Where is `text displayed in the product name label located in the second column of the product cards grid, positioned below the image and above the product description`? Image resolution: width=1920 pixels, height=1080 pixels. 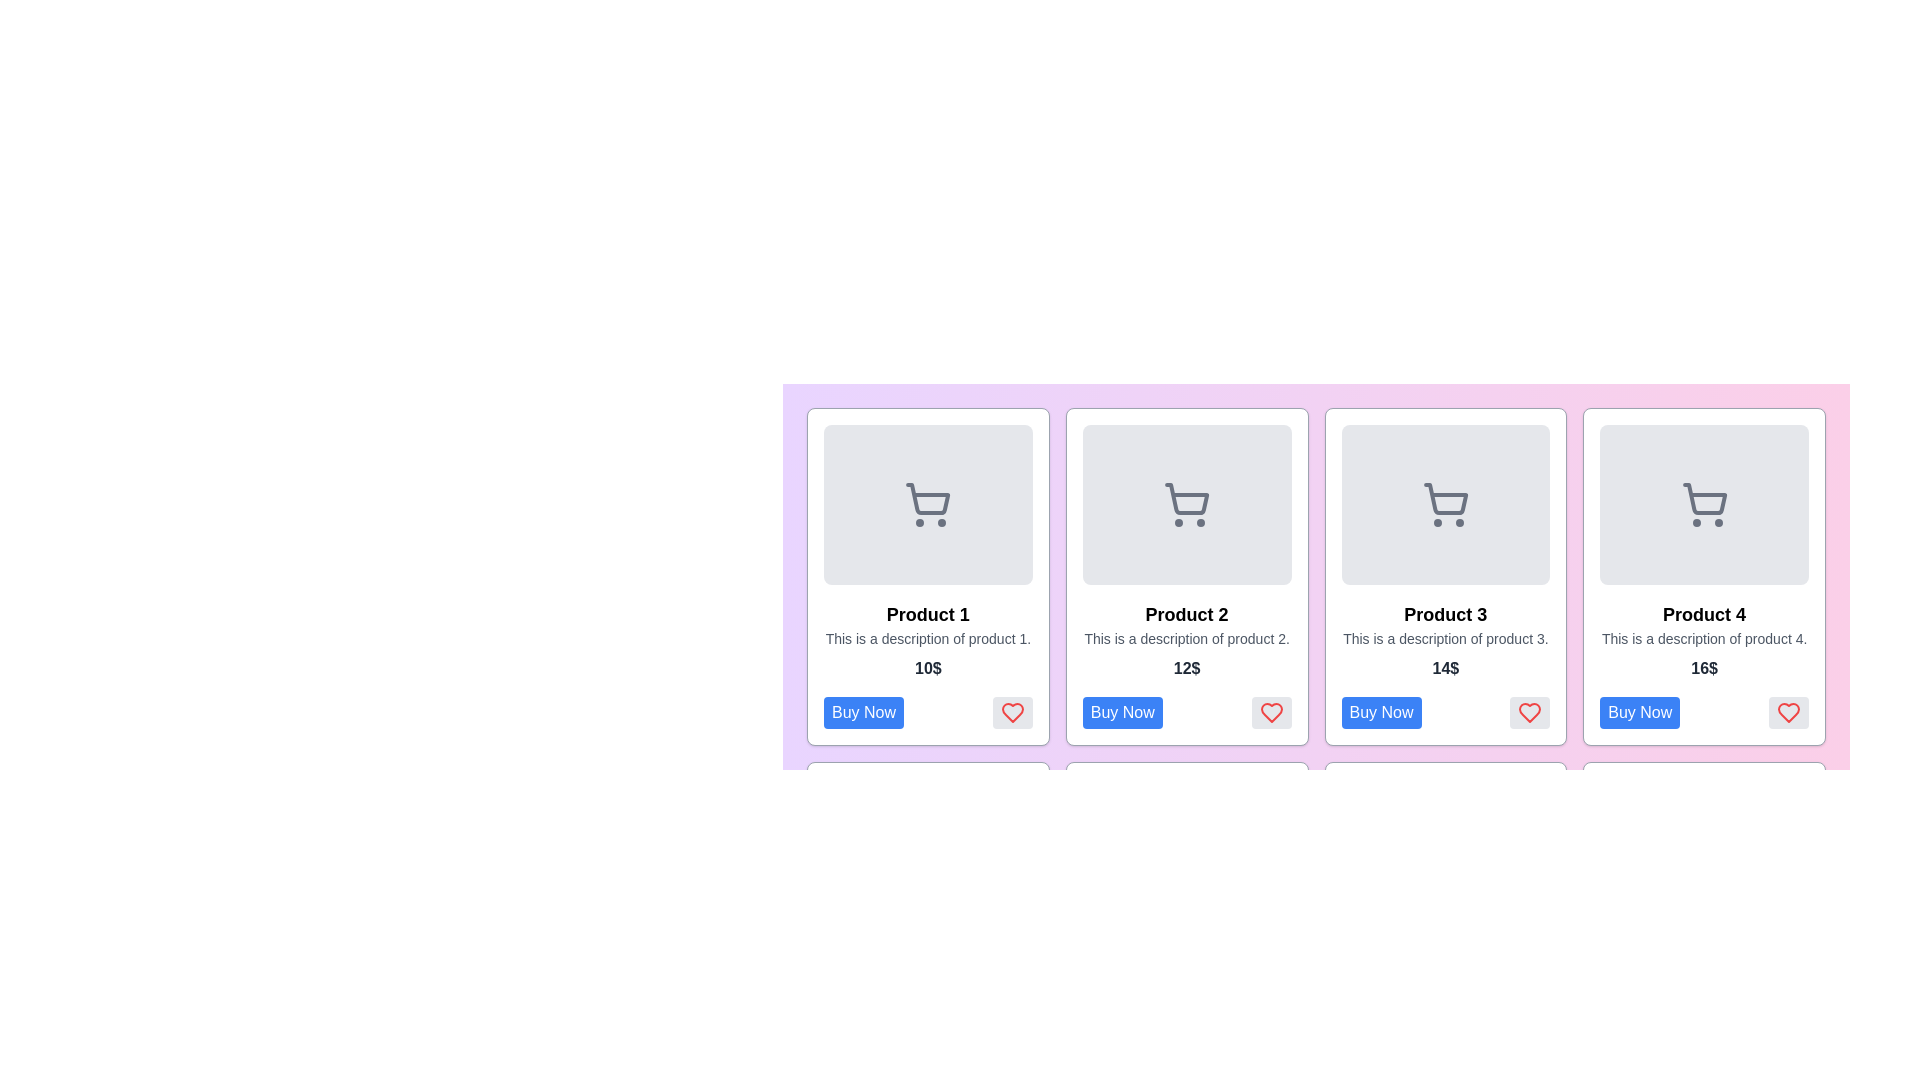 text displayed in the product name label located in the second column of the product cards grid, positioned below the image and above the product description is located at coordinates (1187, 613).